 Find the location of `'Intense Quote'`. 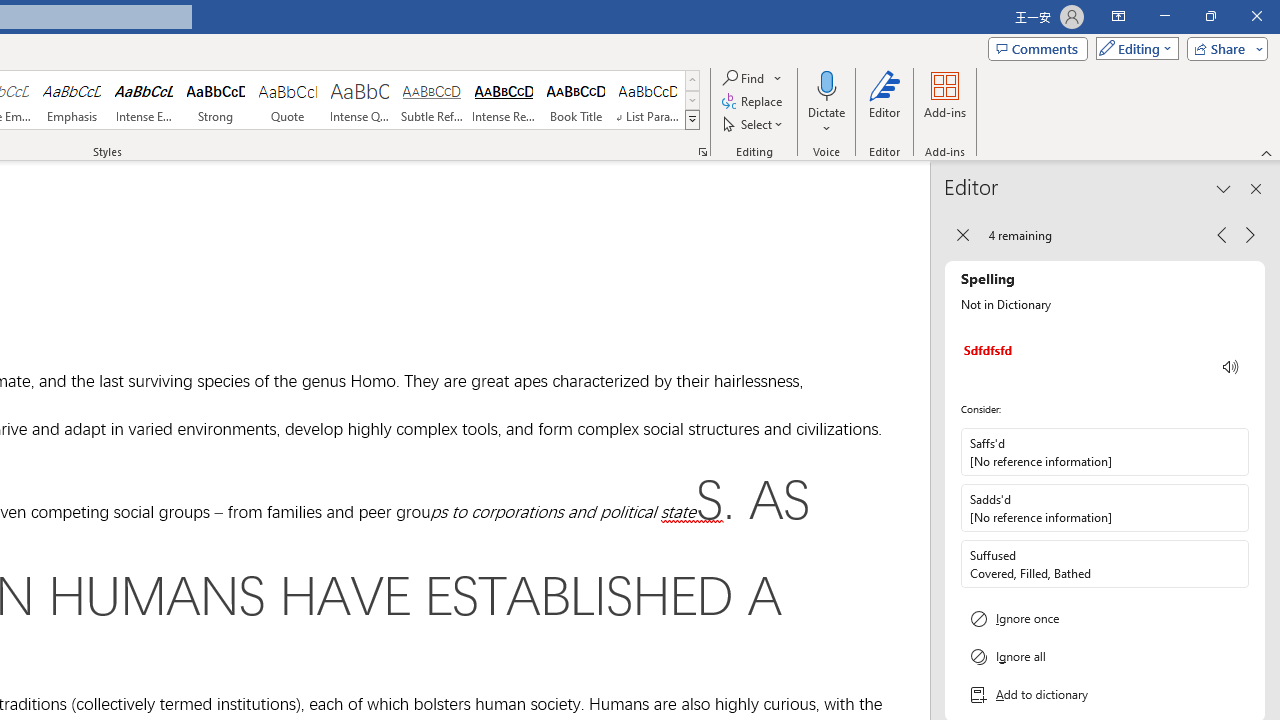

'Intense Quote' is located at coordinates (359, 100).